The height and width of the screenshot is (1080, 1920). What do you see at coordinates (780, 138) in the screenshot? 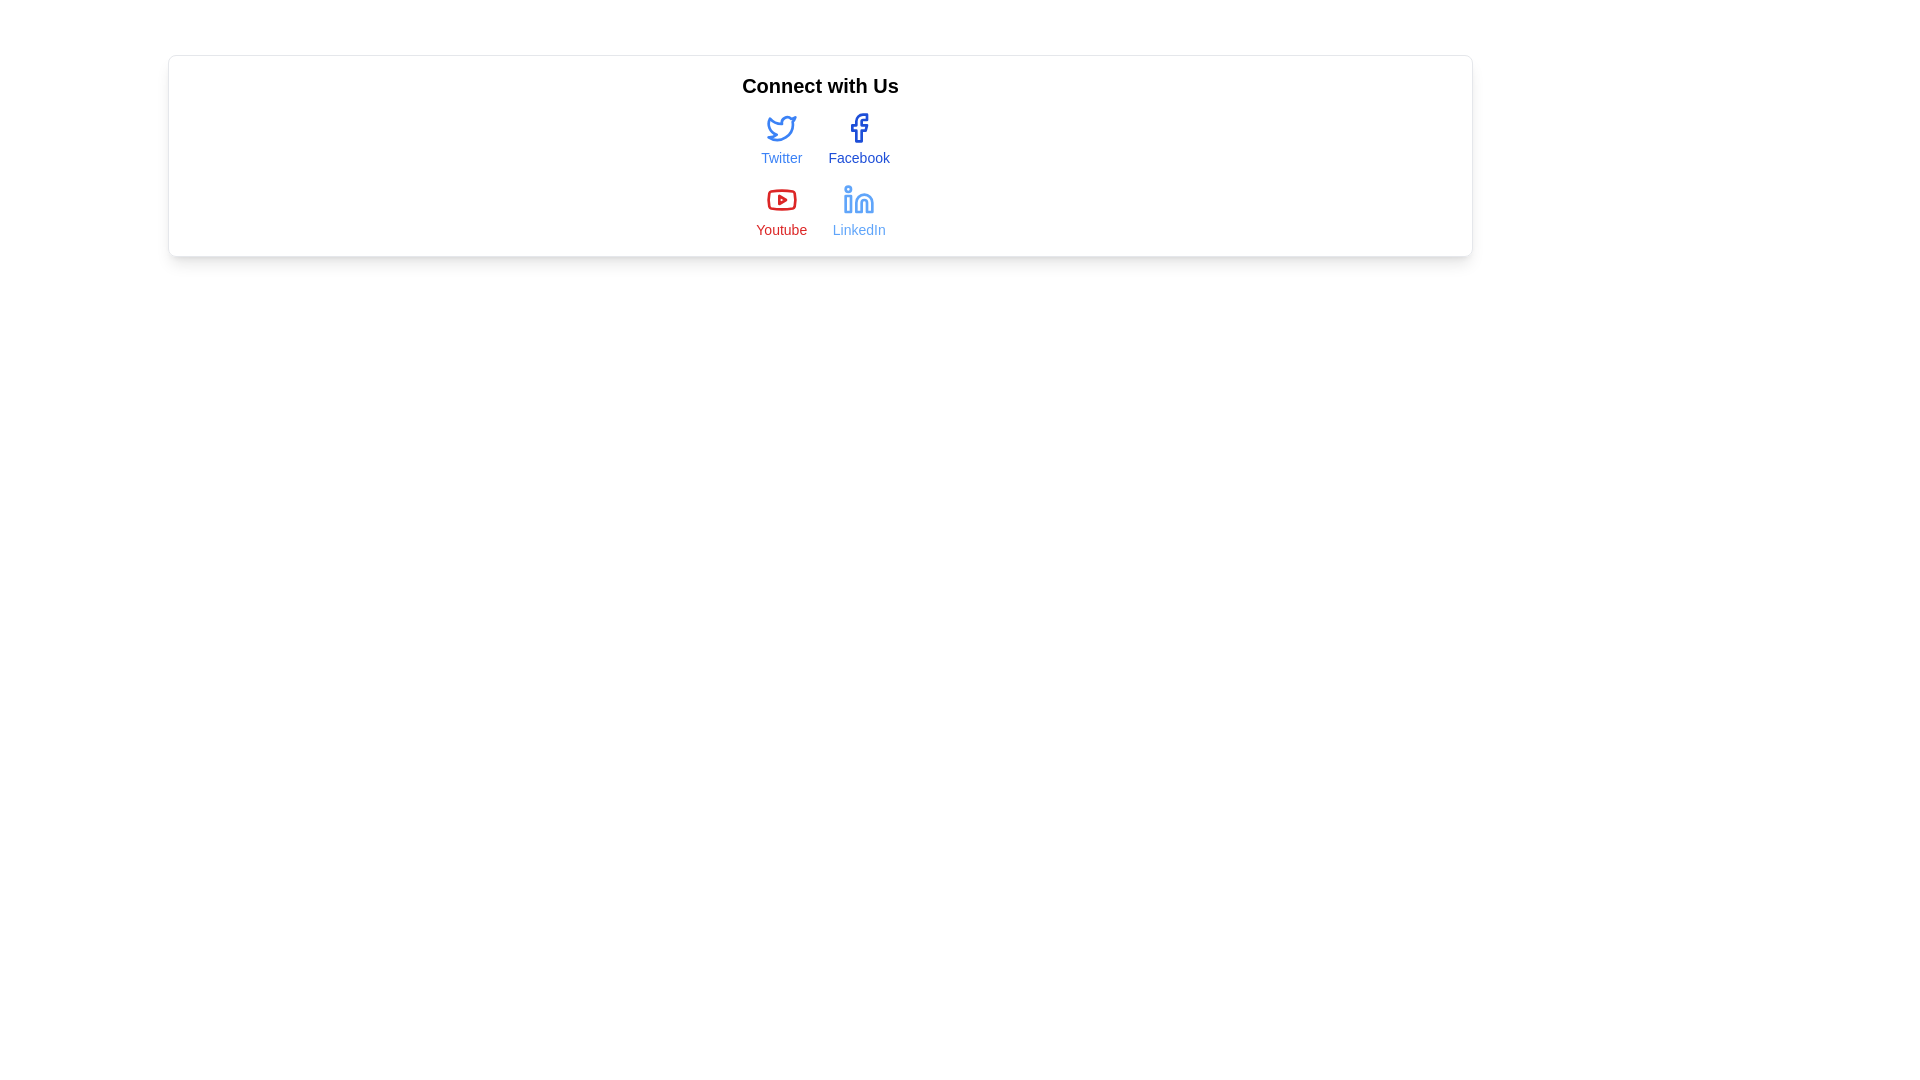
I see `the Hyperlink button with an icon and label located in the top left corner of the grid` at bounding box center [780, 138].